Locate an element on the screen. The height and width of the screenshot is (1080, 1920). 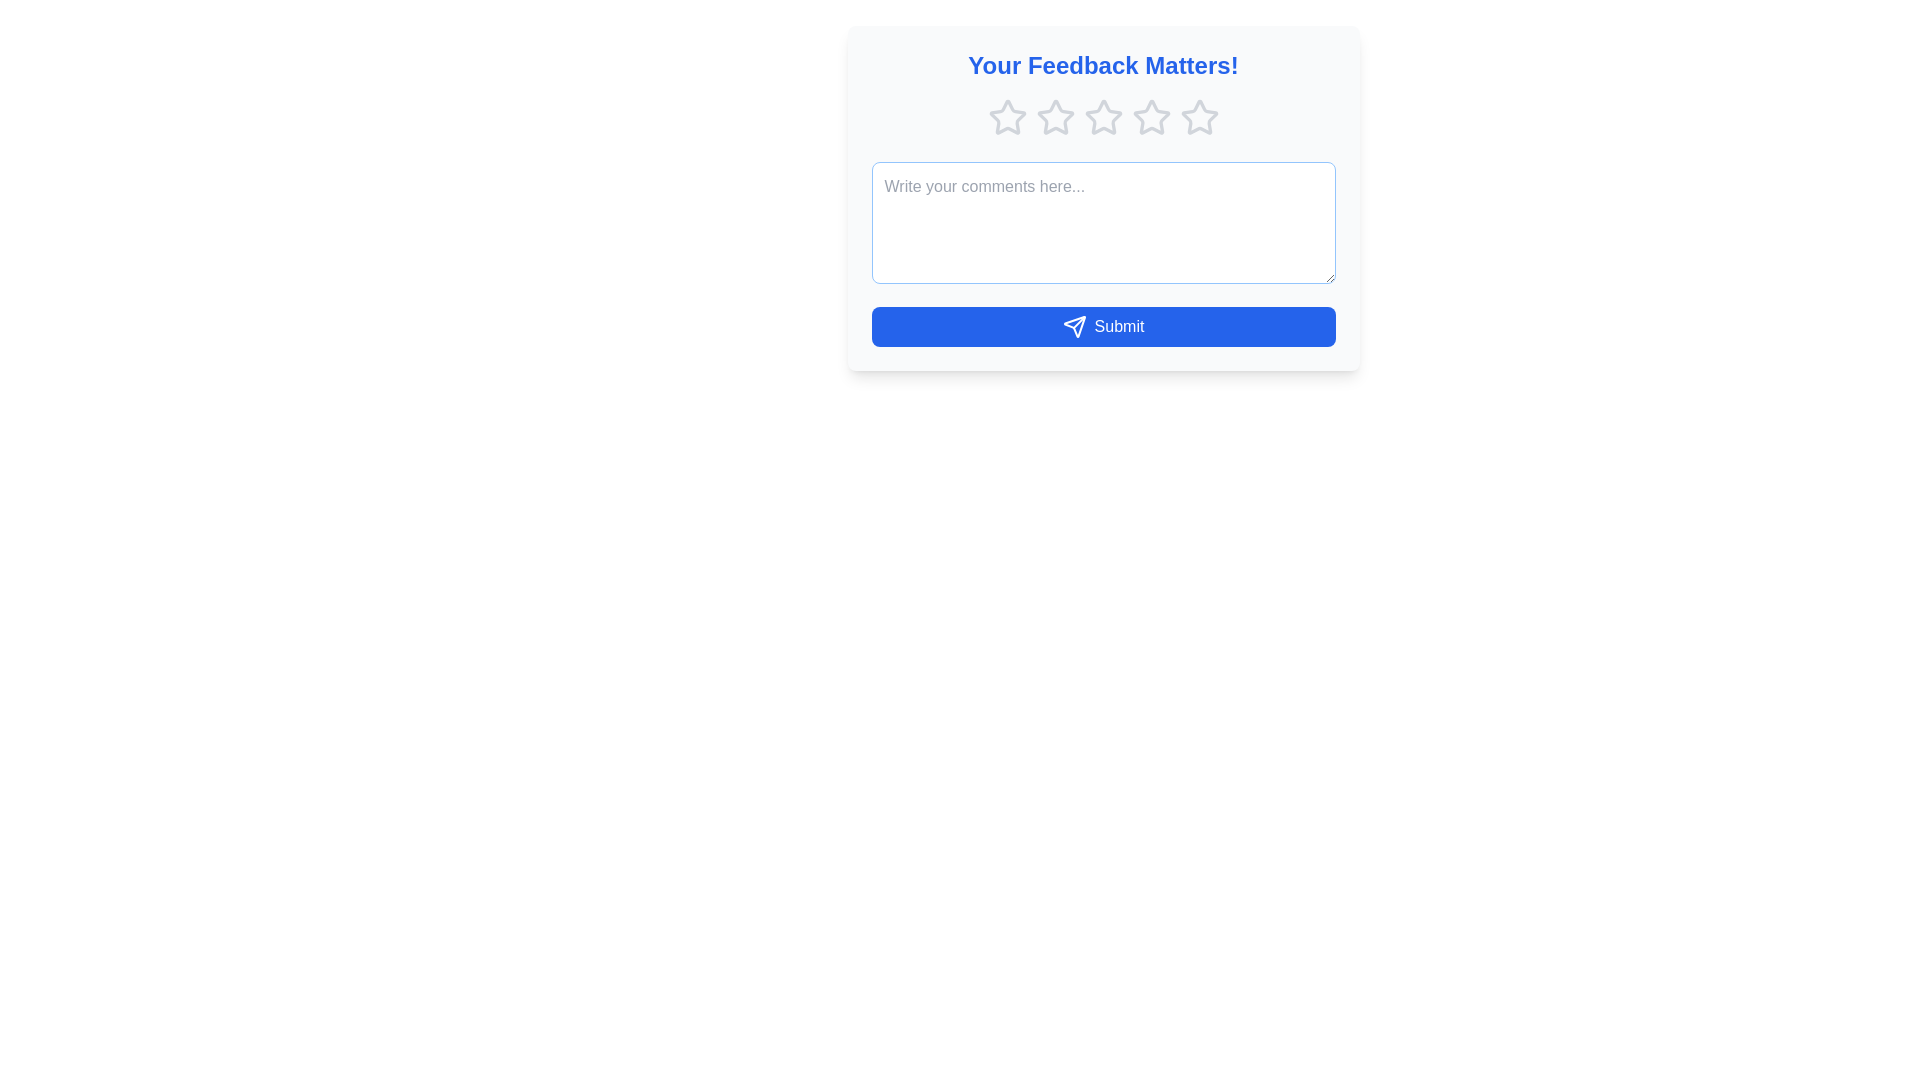
the fourth star in the rating system is located at coordinates (1151, 117).